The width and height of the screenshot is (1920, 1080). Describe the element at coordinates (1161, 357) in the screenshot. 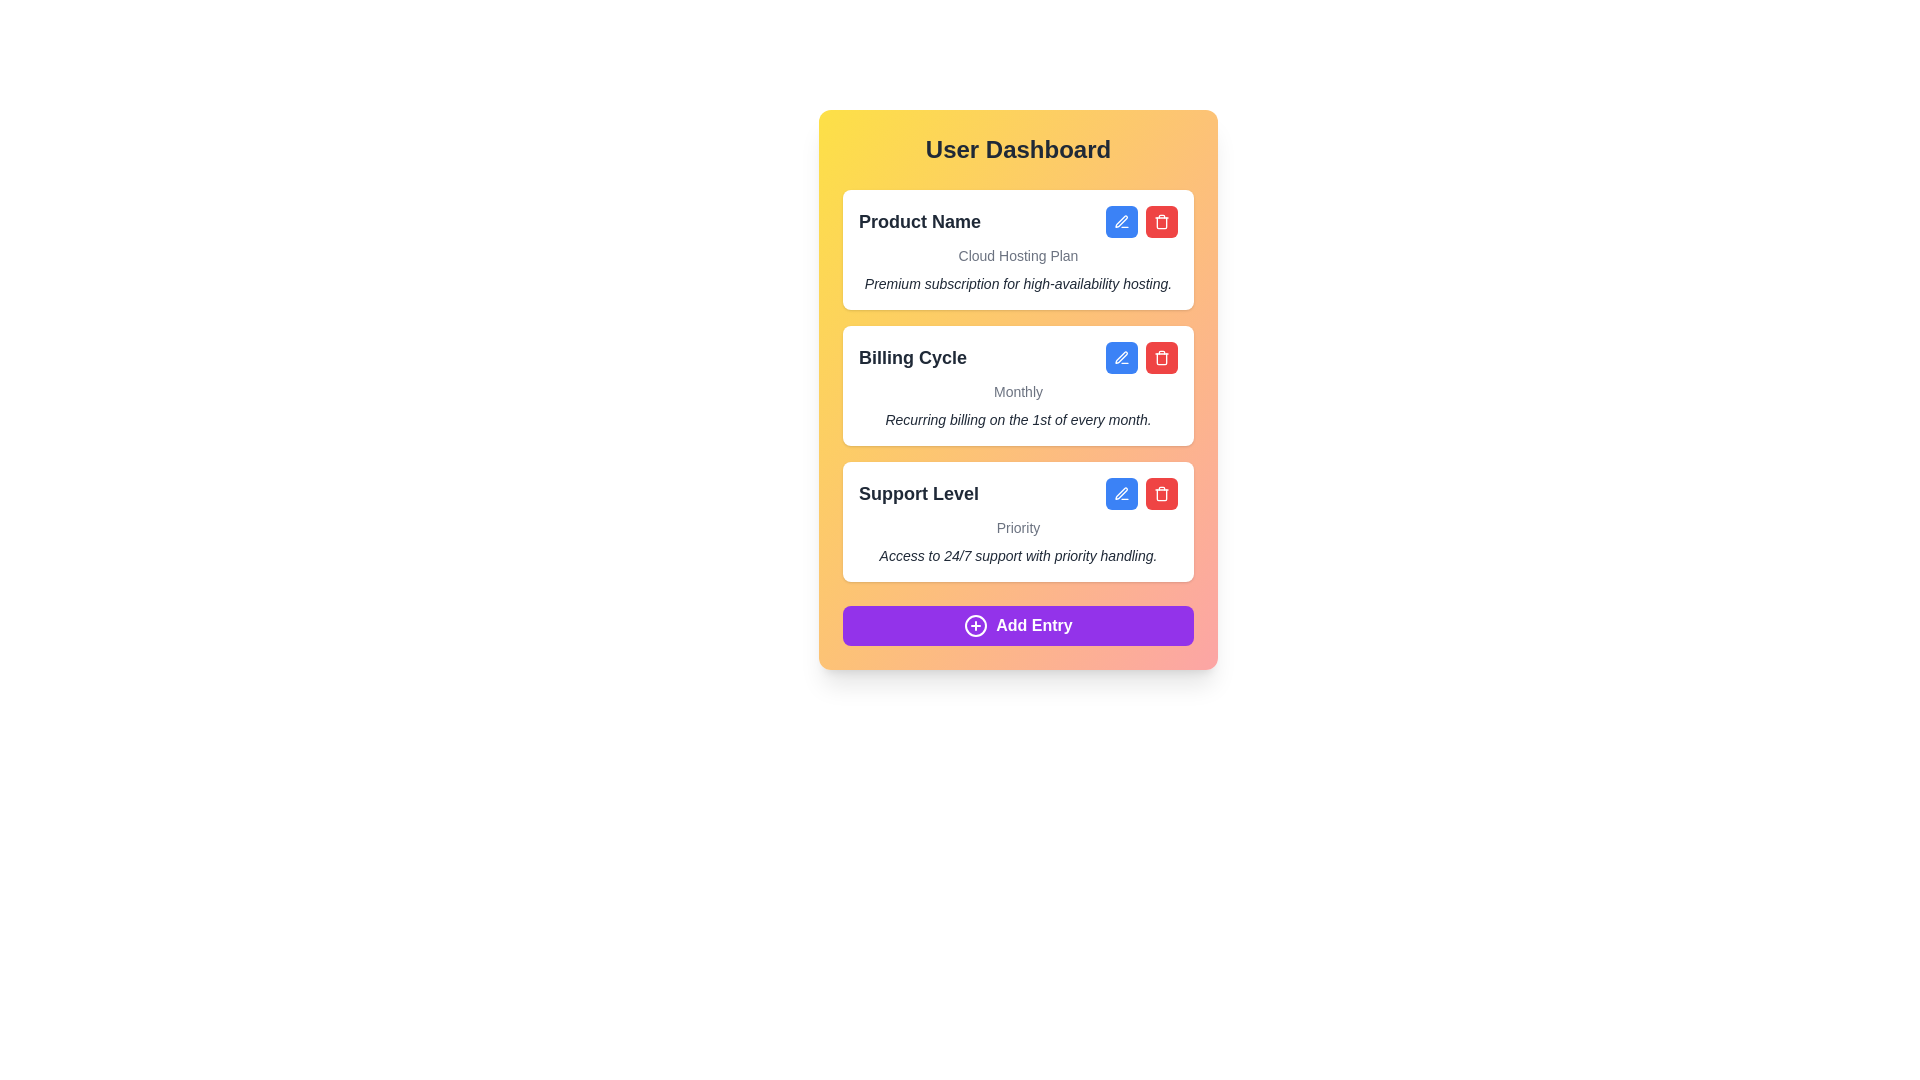

I see `the delete button located to the right of the 'Billing Cycle' row in the 'User Dashboard' section for interaction` at that location.